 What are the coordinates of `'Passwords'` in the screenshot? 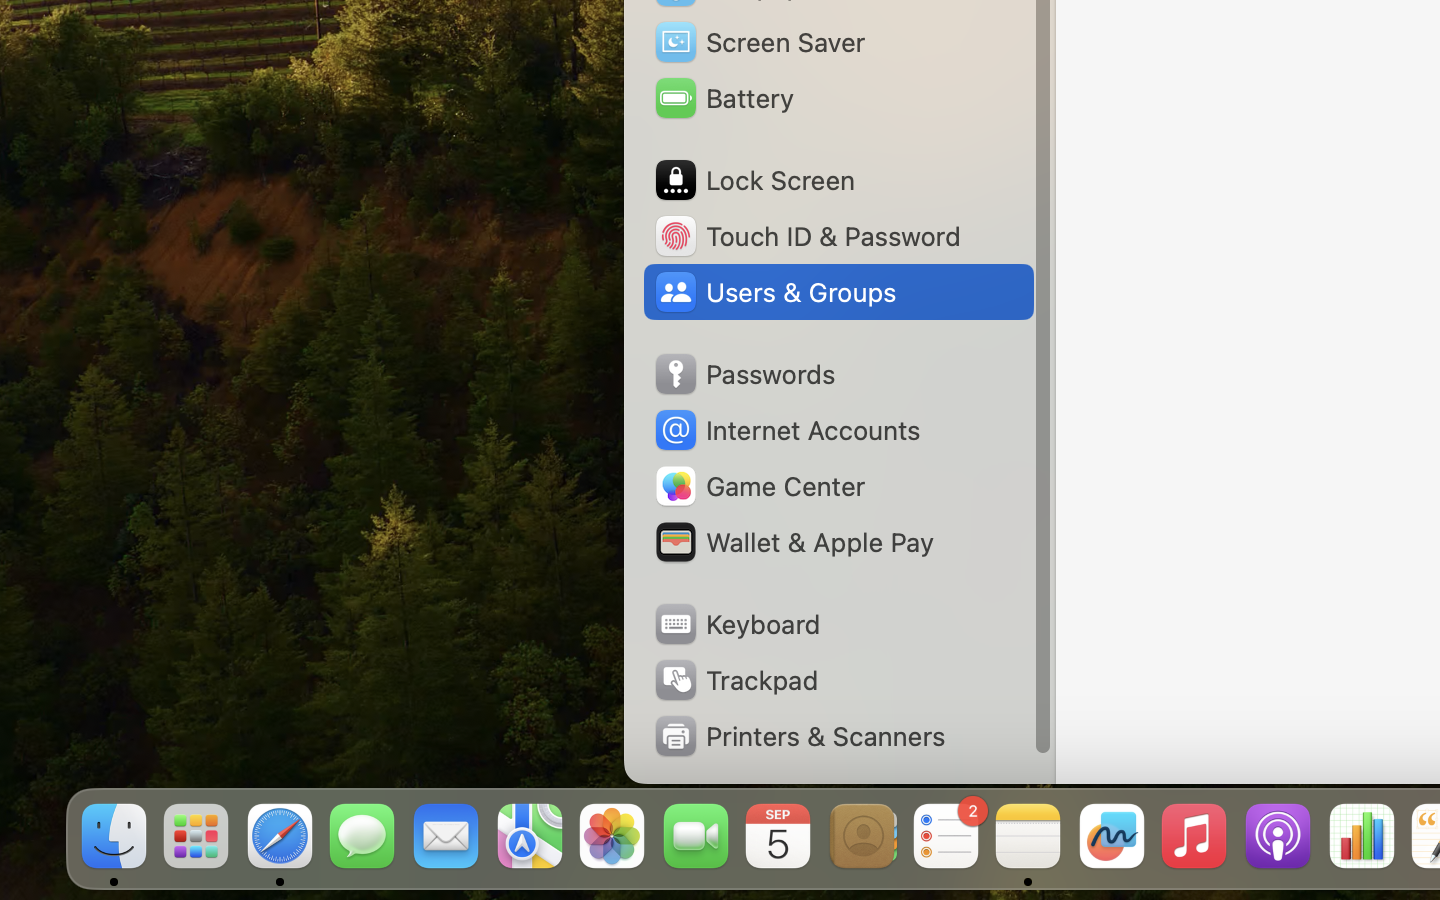 It's located at (743, 374).